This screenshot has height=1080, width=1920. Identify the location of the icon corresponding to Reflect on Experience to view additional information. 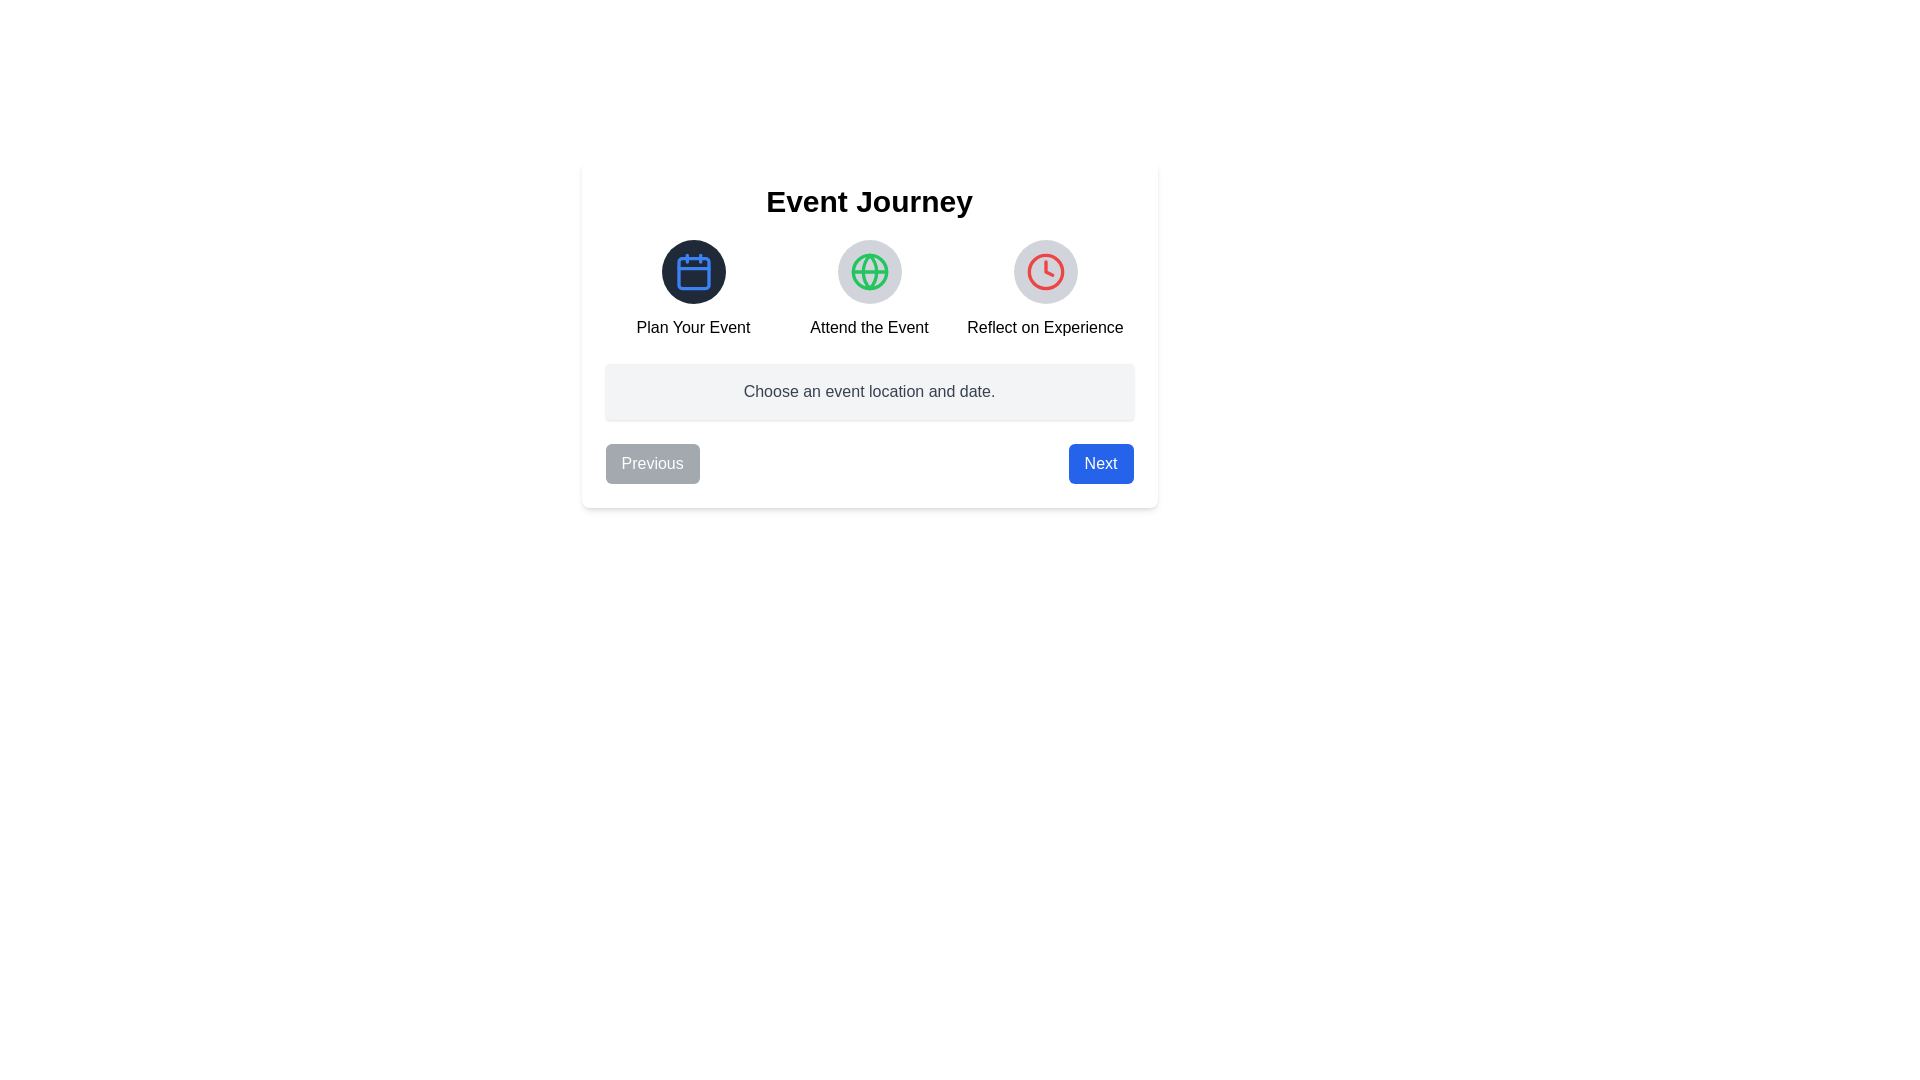
(1044, 272).